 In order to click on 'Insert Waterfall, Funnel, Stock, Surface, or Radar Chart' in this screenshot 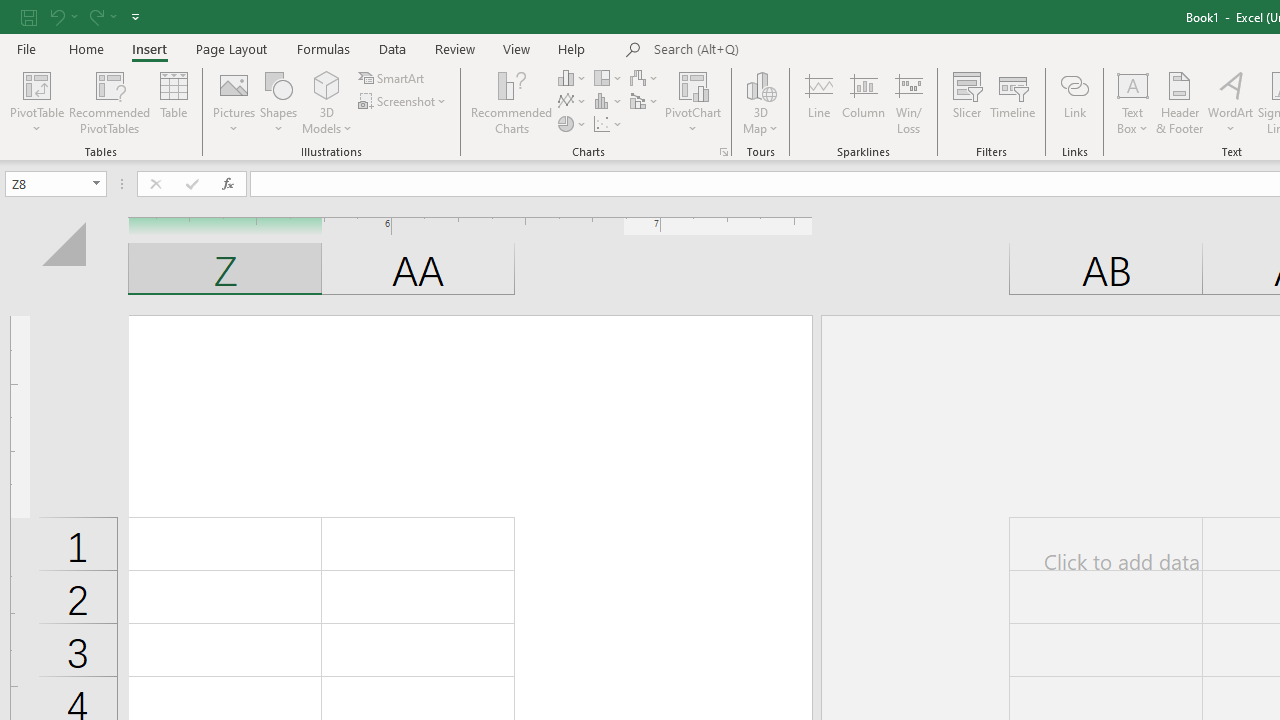, I will do `click(645, 77)`.